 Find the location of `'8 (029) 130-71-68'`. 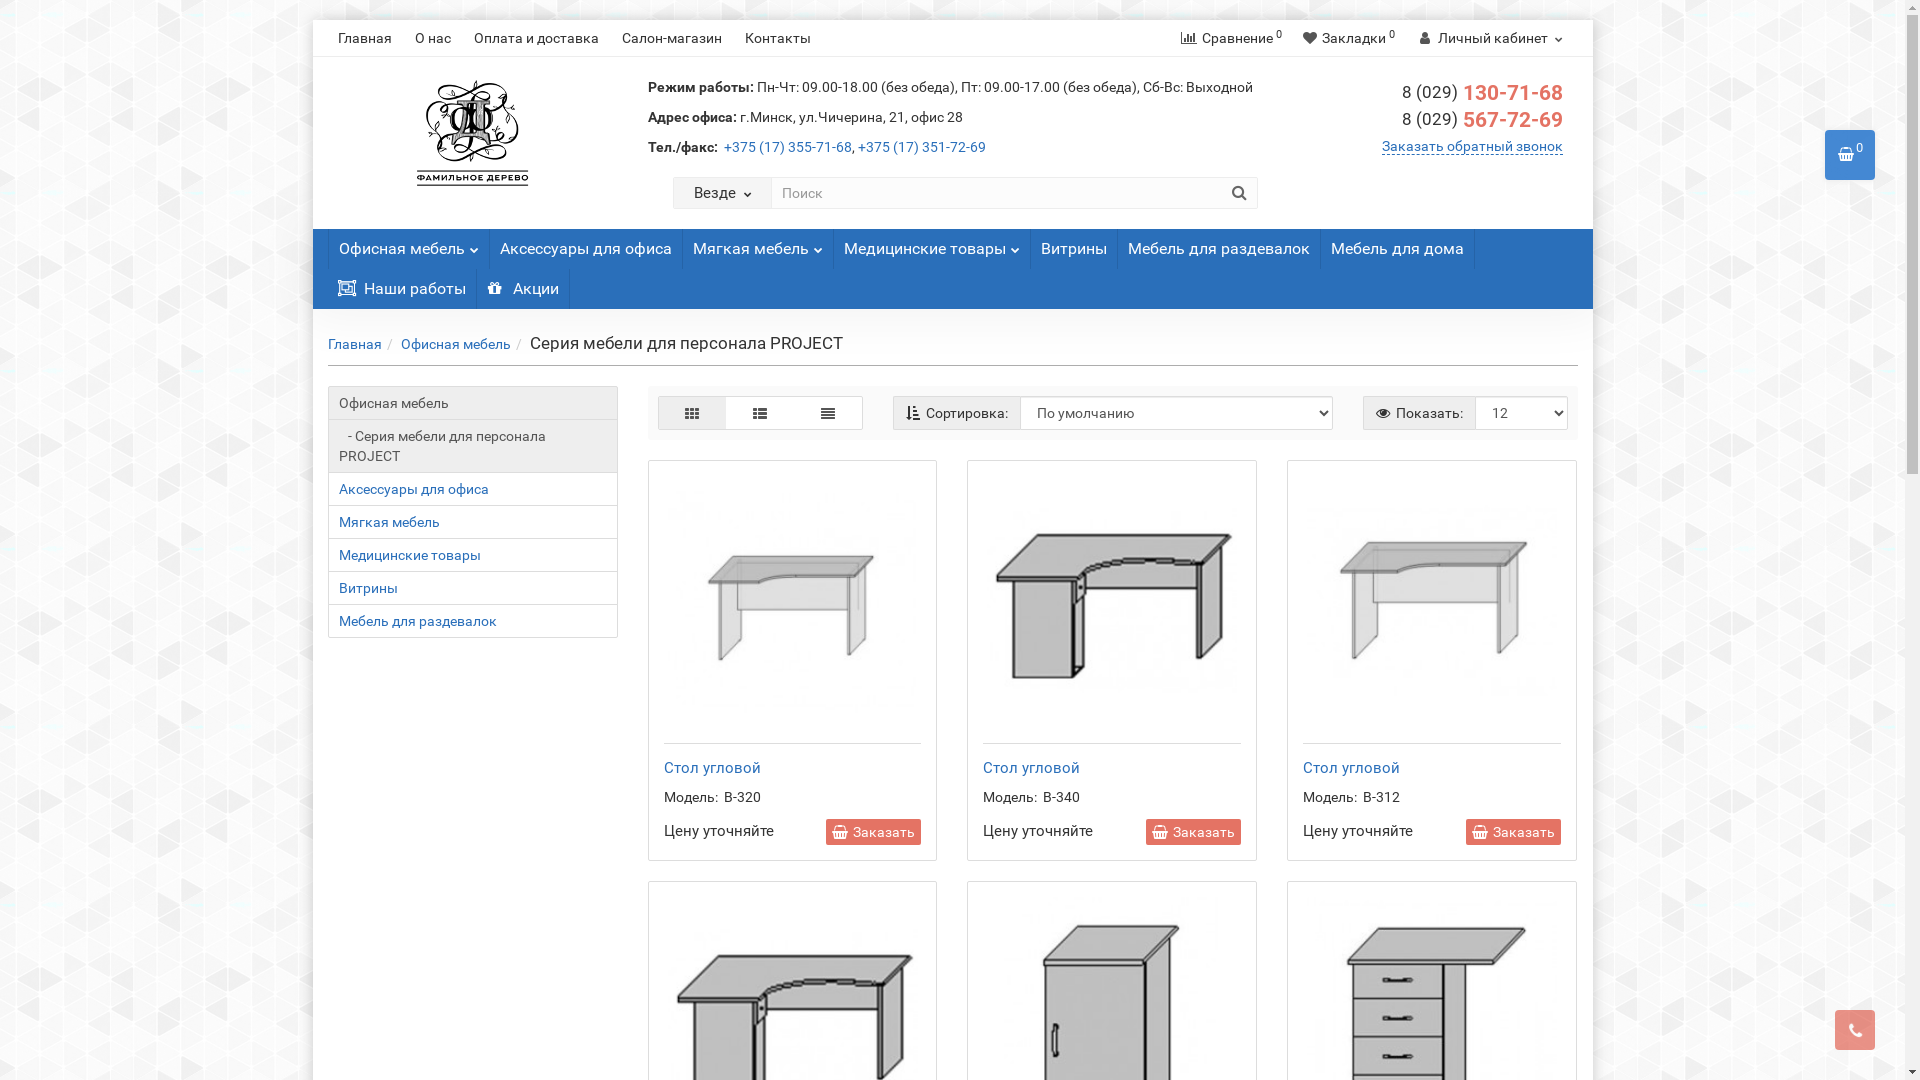

'8 (029) 130-71-68' is located at coordinates (1482, 92).